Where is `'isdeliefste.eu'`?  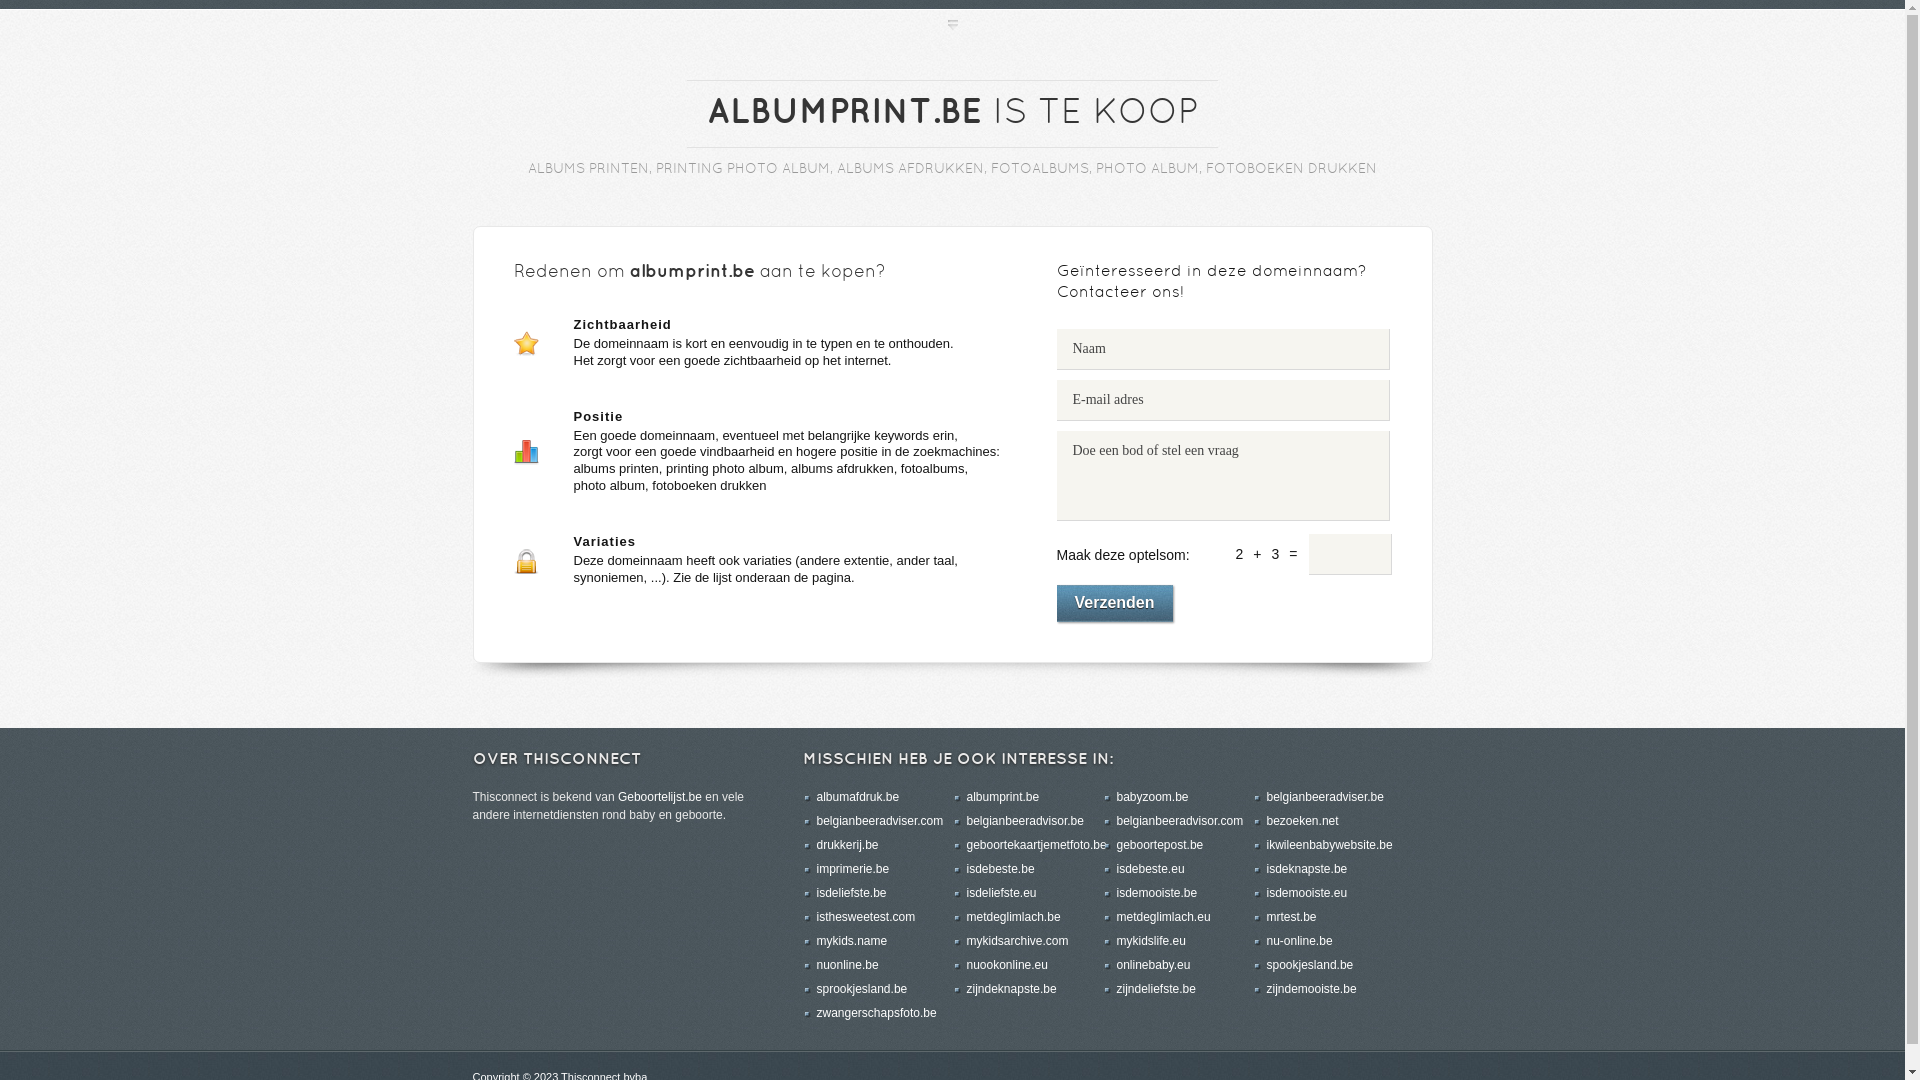 'isdeliefste.eu' is located at coordinates (1001, 892).